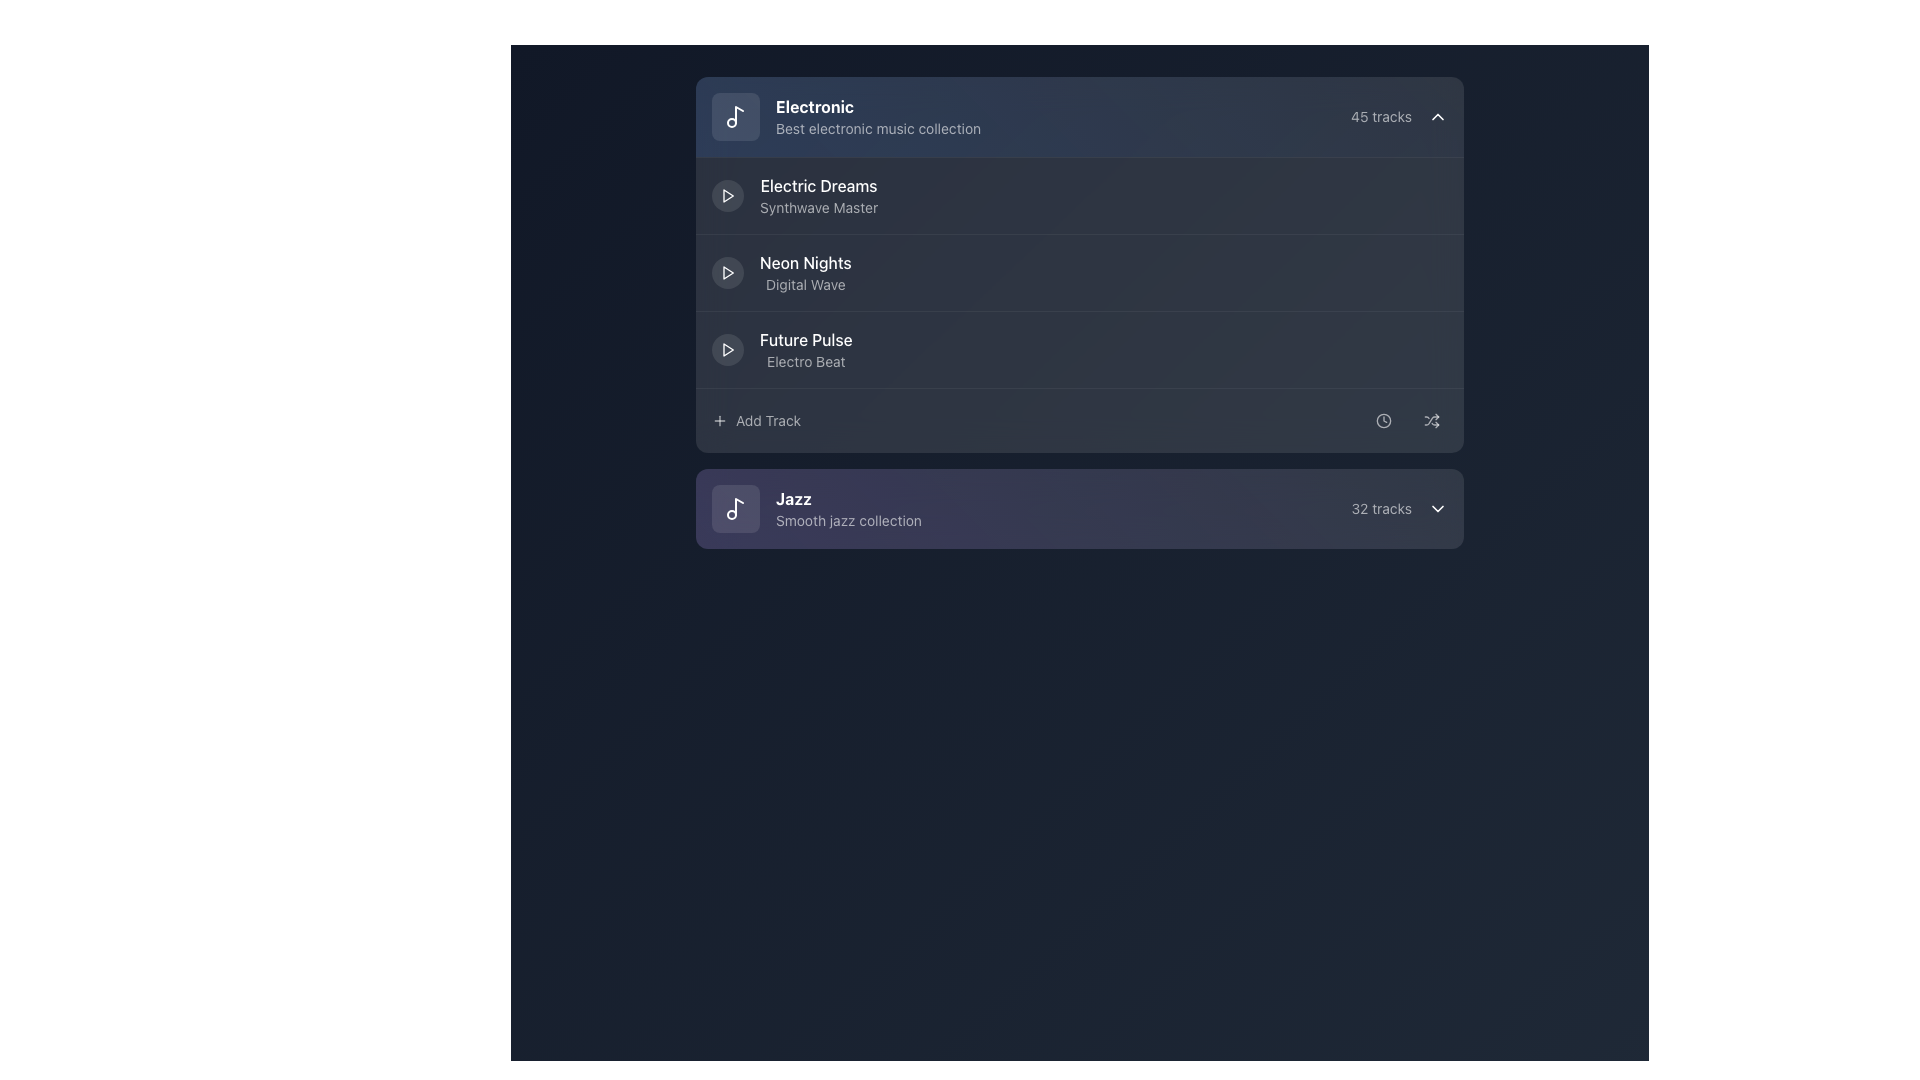 The image size is (1920, 1080). I want to click on the music track list item titled 'Future Pulse' with the subtitle 'Electro Beat', which is the third item in the list, so click(781, 349).